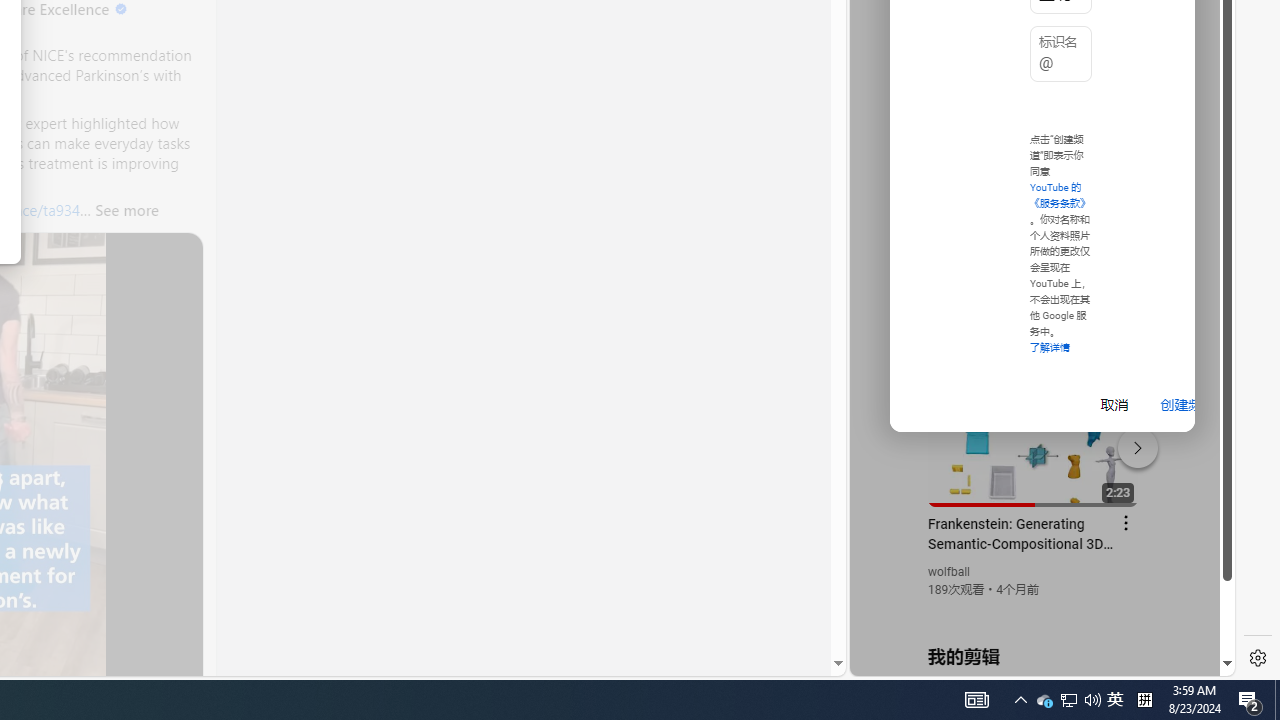  Describe the element at coordinates (1196, 82) in the screenshot. I see `'Click to scroll right'` at that location.